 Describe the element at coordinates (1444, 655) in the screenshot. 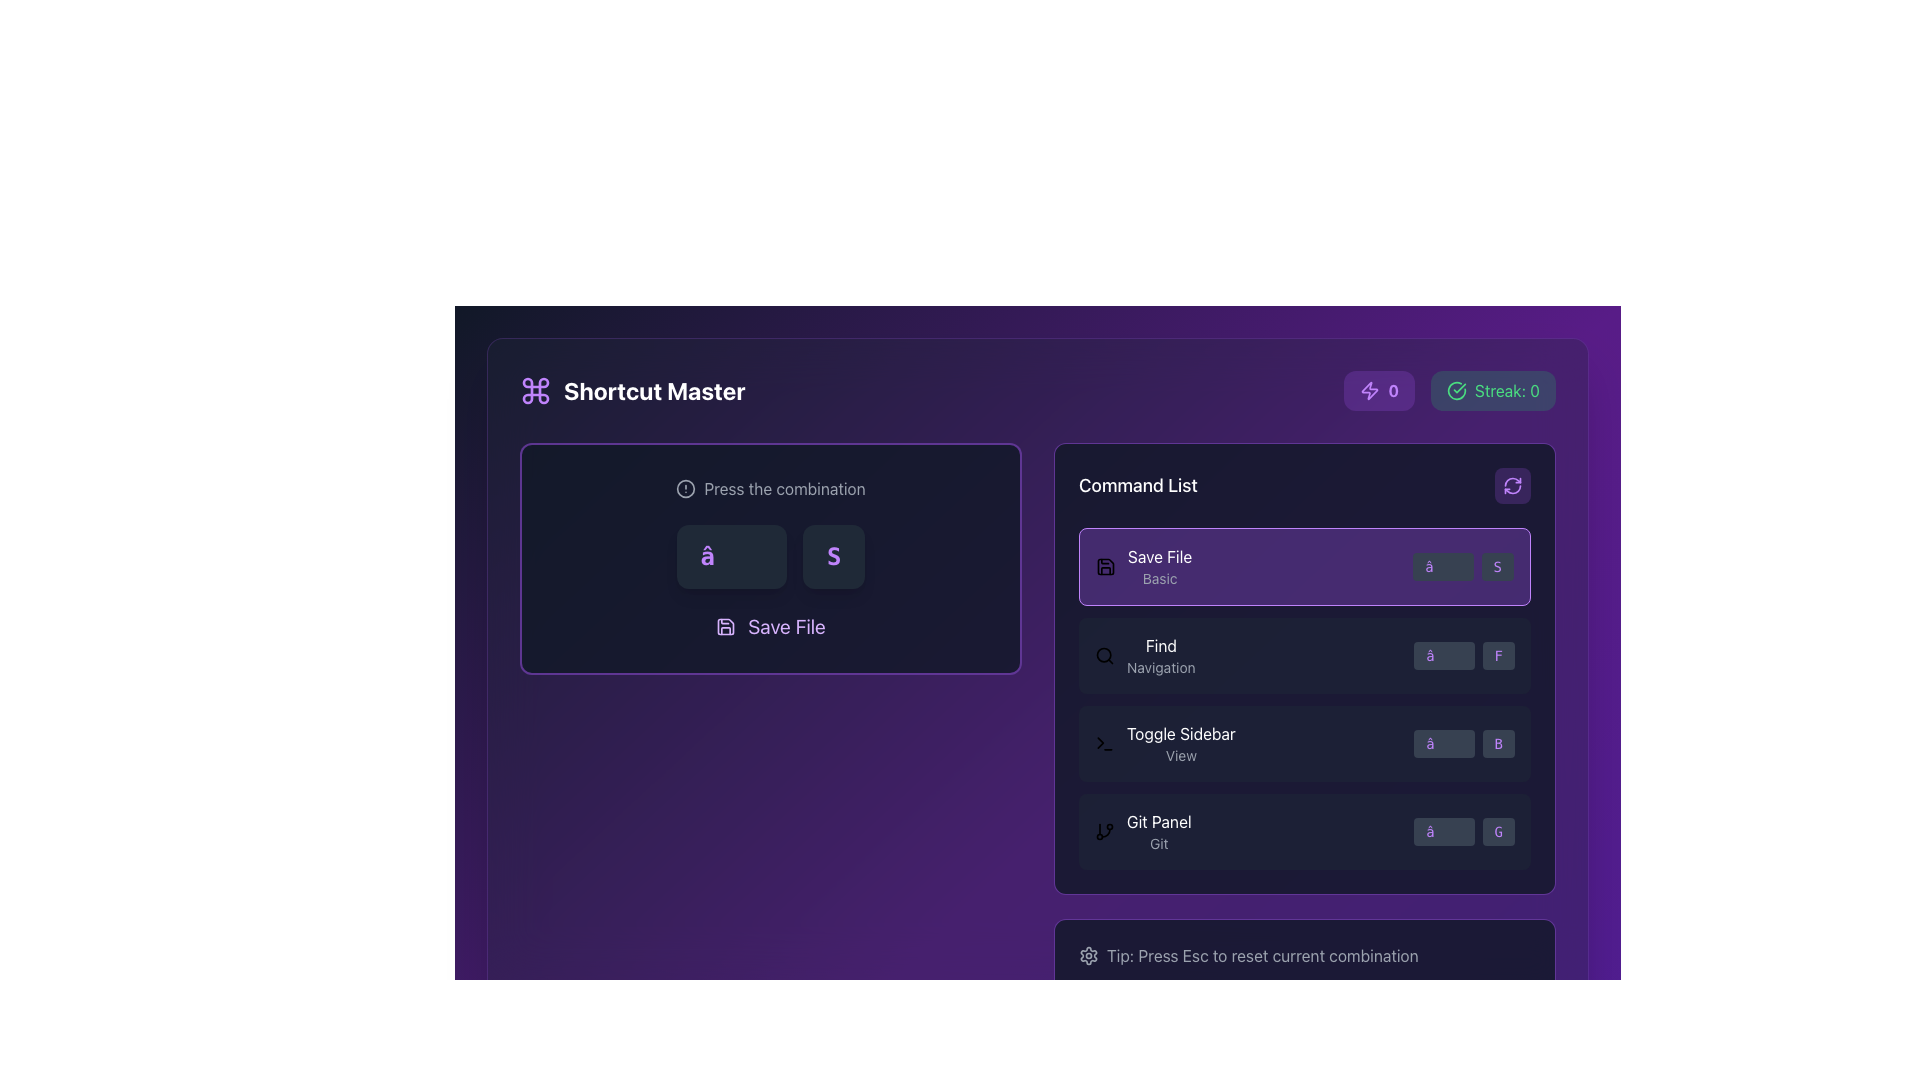

I see `the Key indicator displaying '⌘' in the Command List panel to understand the associated shortcut for the 'Find' command` at that location.